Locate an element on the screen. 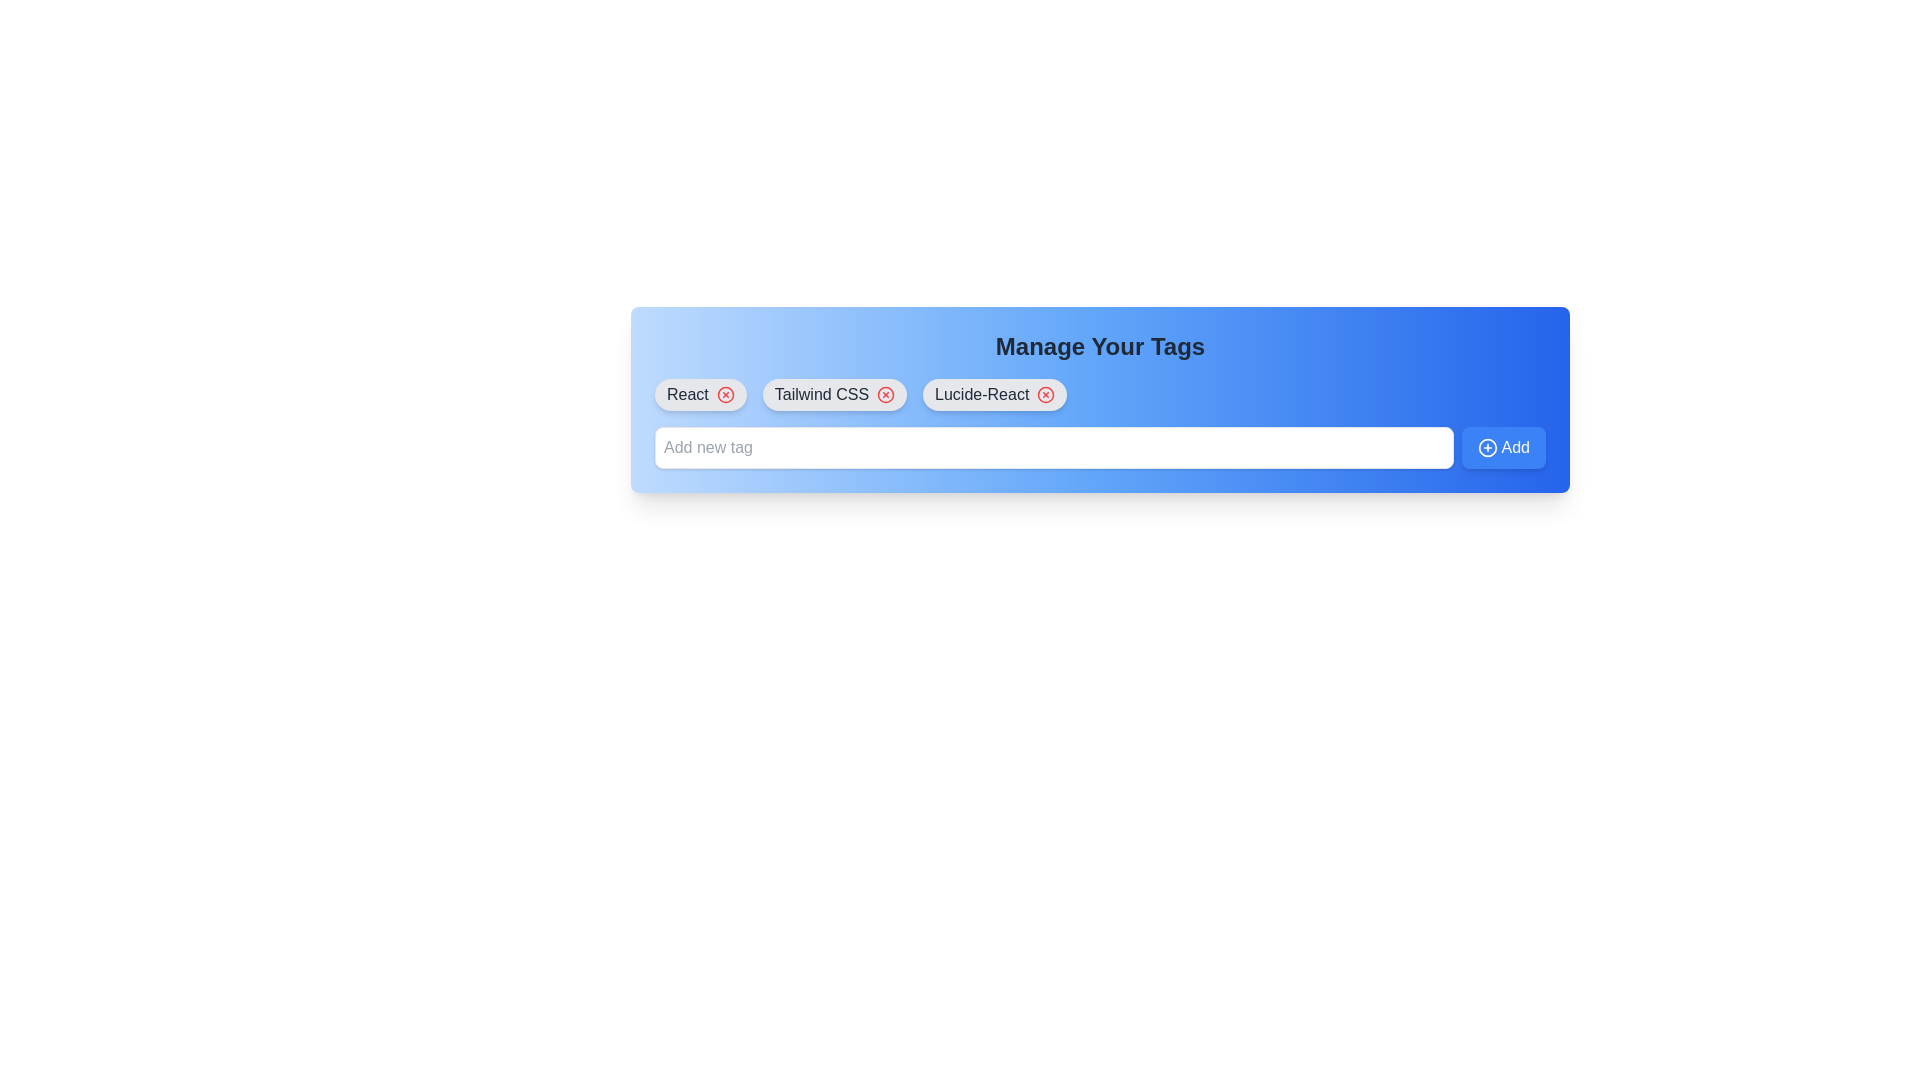  the red circular SVG element with a stroke width of 2 that serves as the close button for the 'React' tag is located at coordinates (724, 394).